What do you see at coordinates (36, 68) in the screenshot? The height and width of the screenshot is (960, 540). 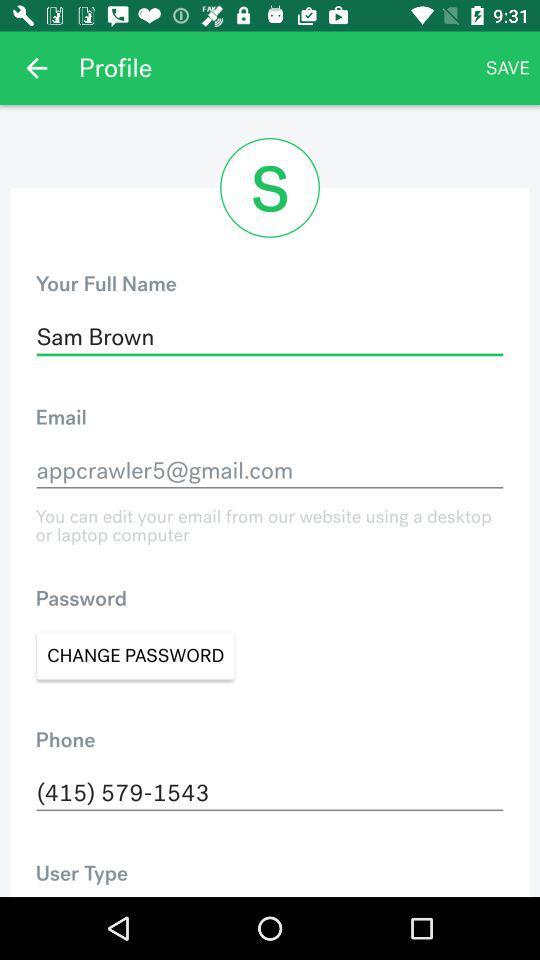 I see `the item above the your full name` at bounding box center [36, 68].